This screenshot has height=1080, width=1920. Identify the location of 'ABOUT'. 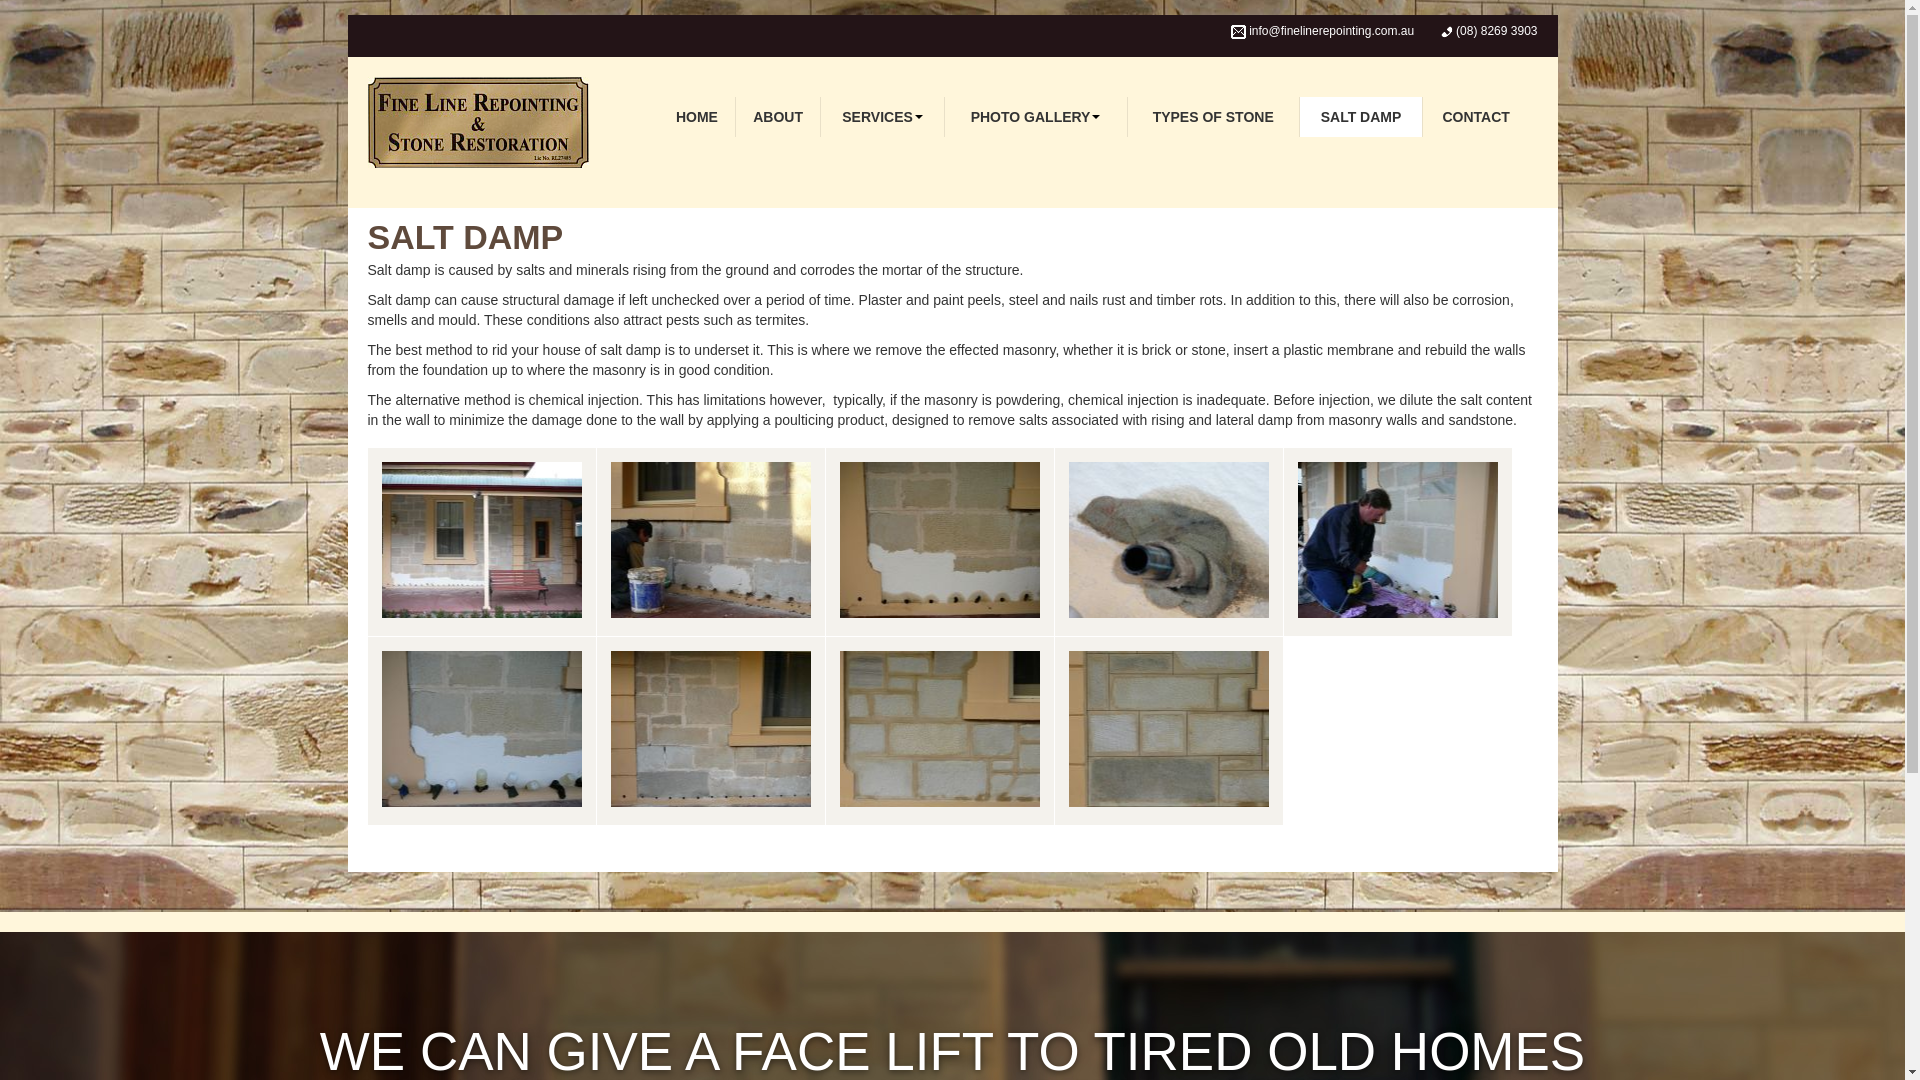
(777, 116).